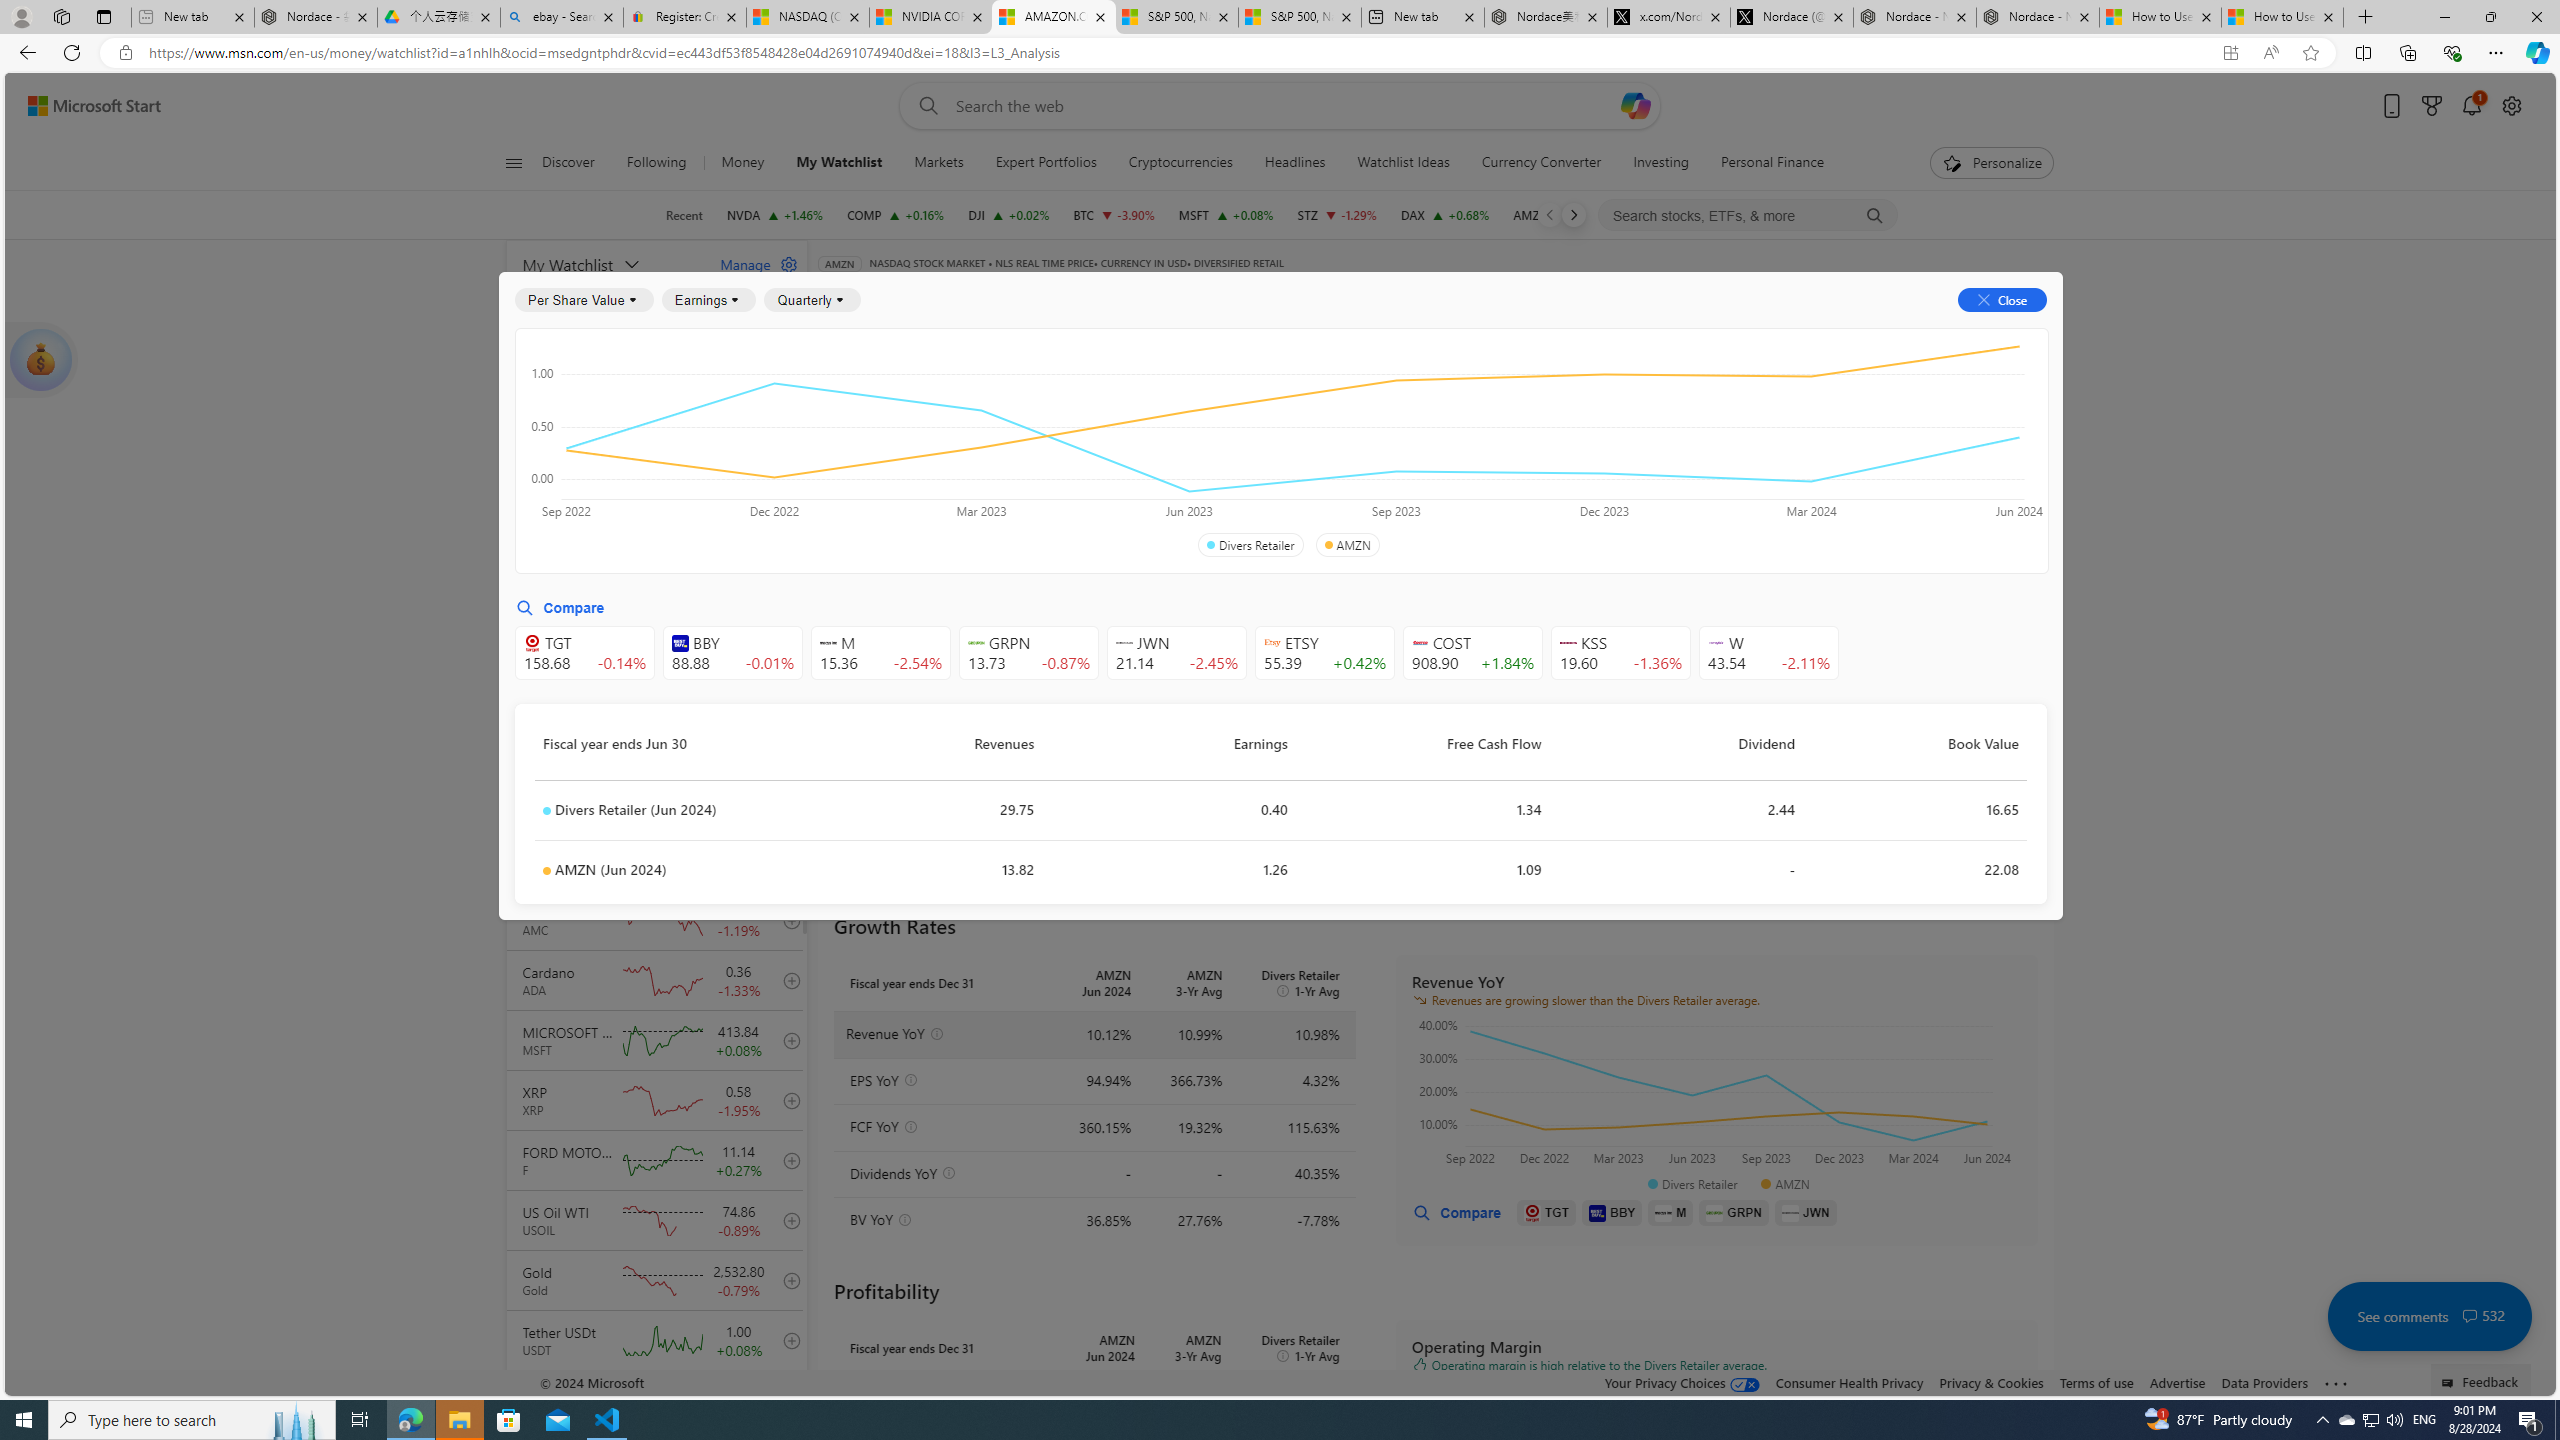 Image resolution: width=2560 pixels, height=1440 pixels. What do you see at coordinates (2230, 53) in the screenshot?
I see `'App available. Install Start Money'` at bounding box center [2230, 53].